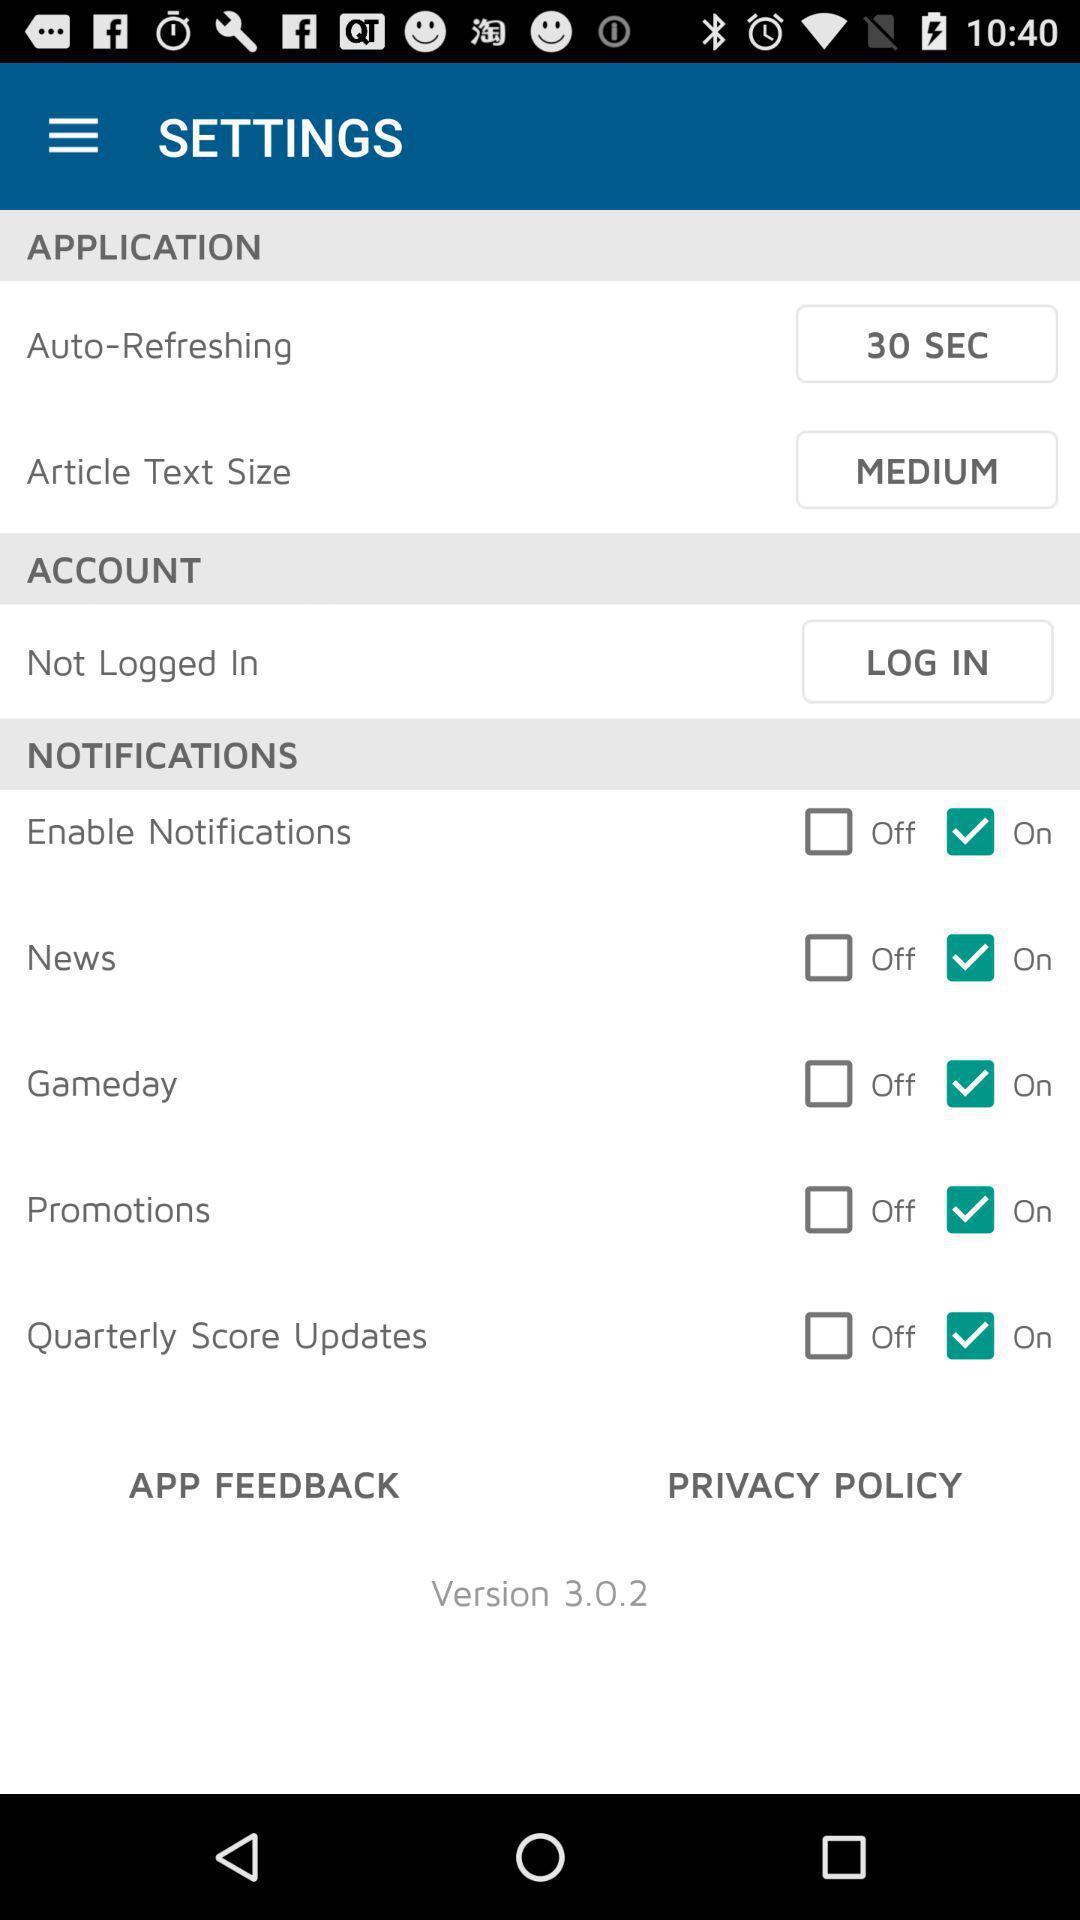 The width and height of the screenshot is (1080, 1920). What do you see at coordinates (927, 661) in the screenshot?
I see `log in item` at bounding box center [927, 661].